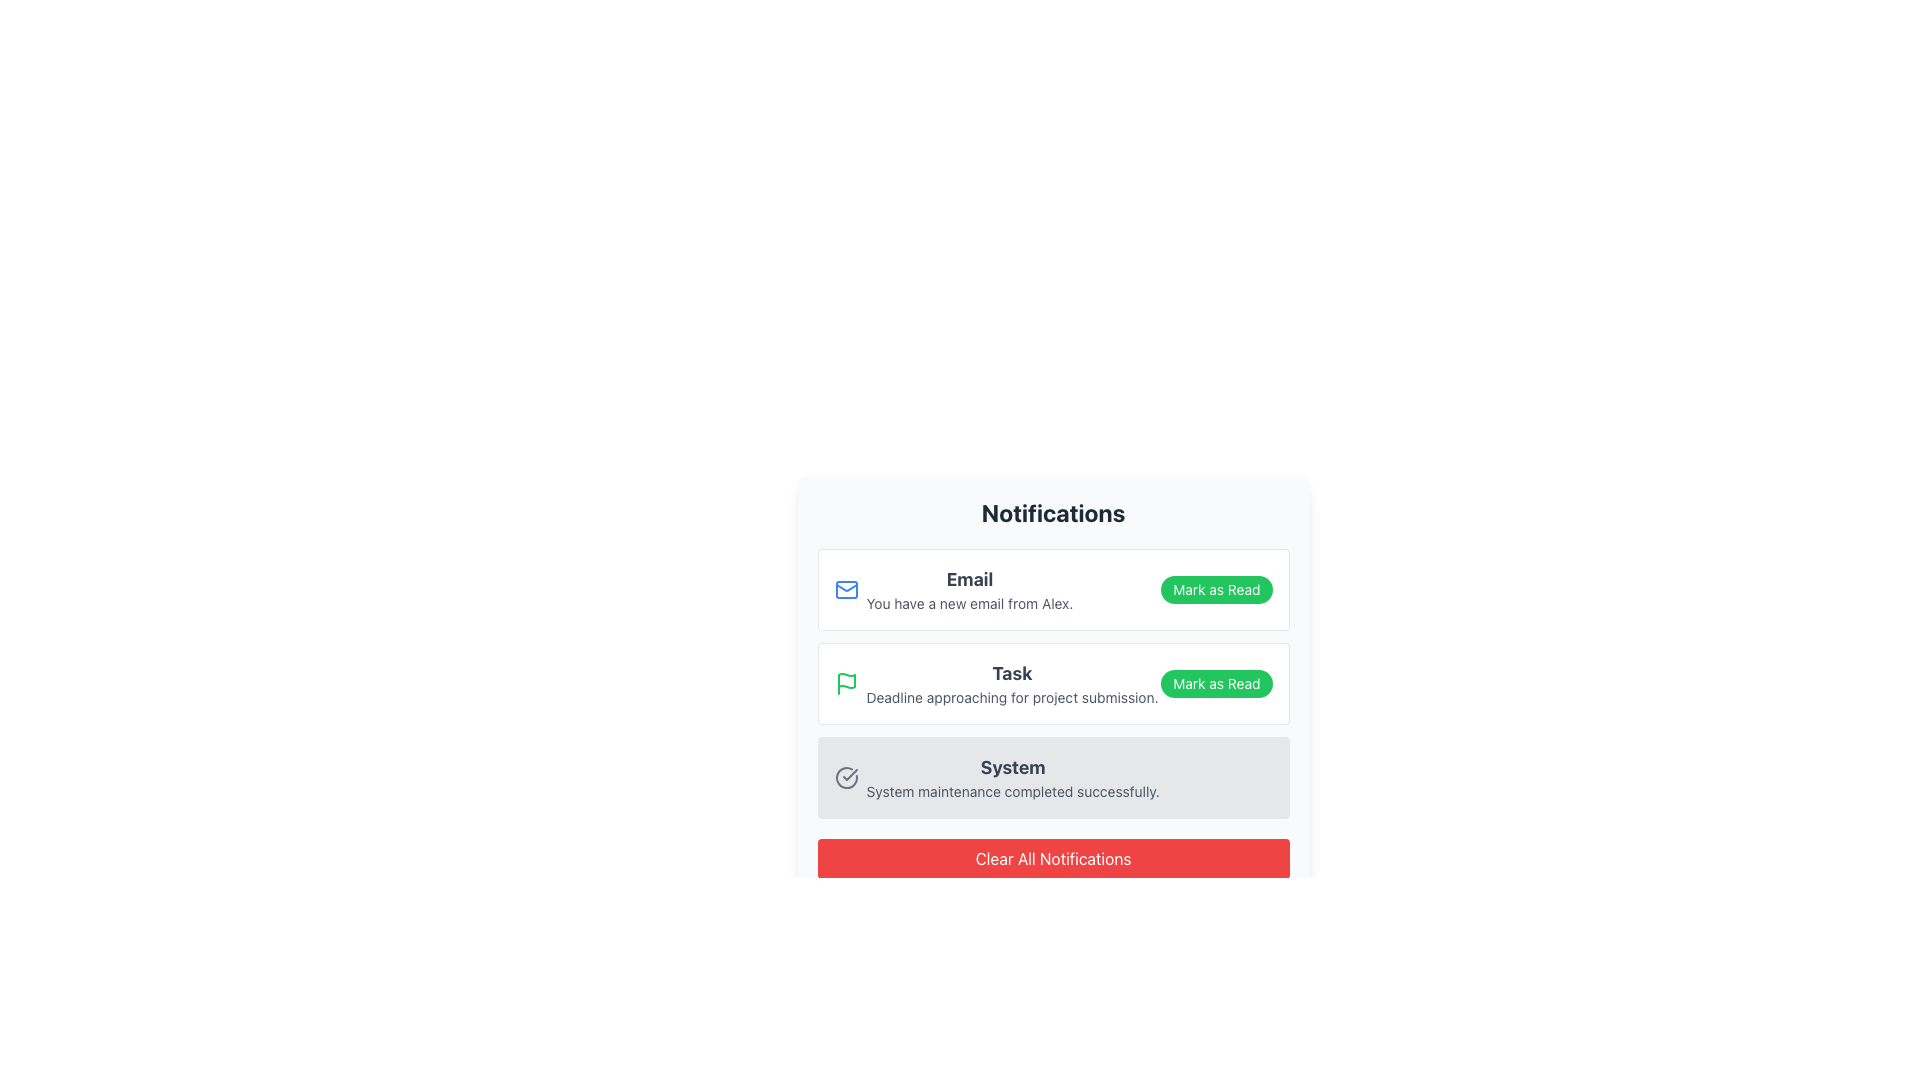 The image size is (1920, 1080). Describe the element at coordinates (1215, 682) in the screenshot. I see `the button that marks the notification as read, located to the far-right of the notification text 'Deadline approaching for project submission.'` at that location.